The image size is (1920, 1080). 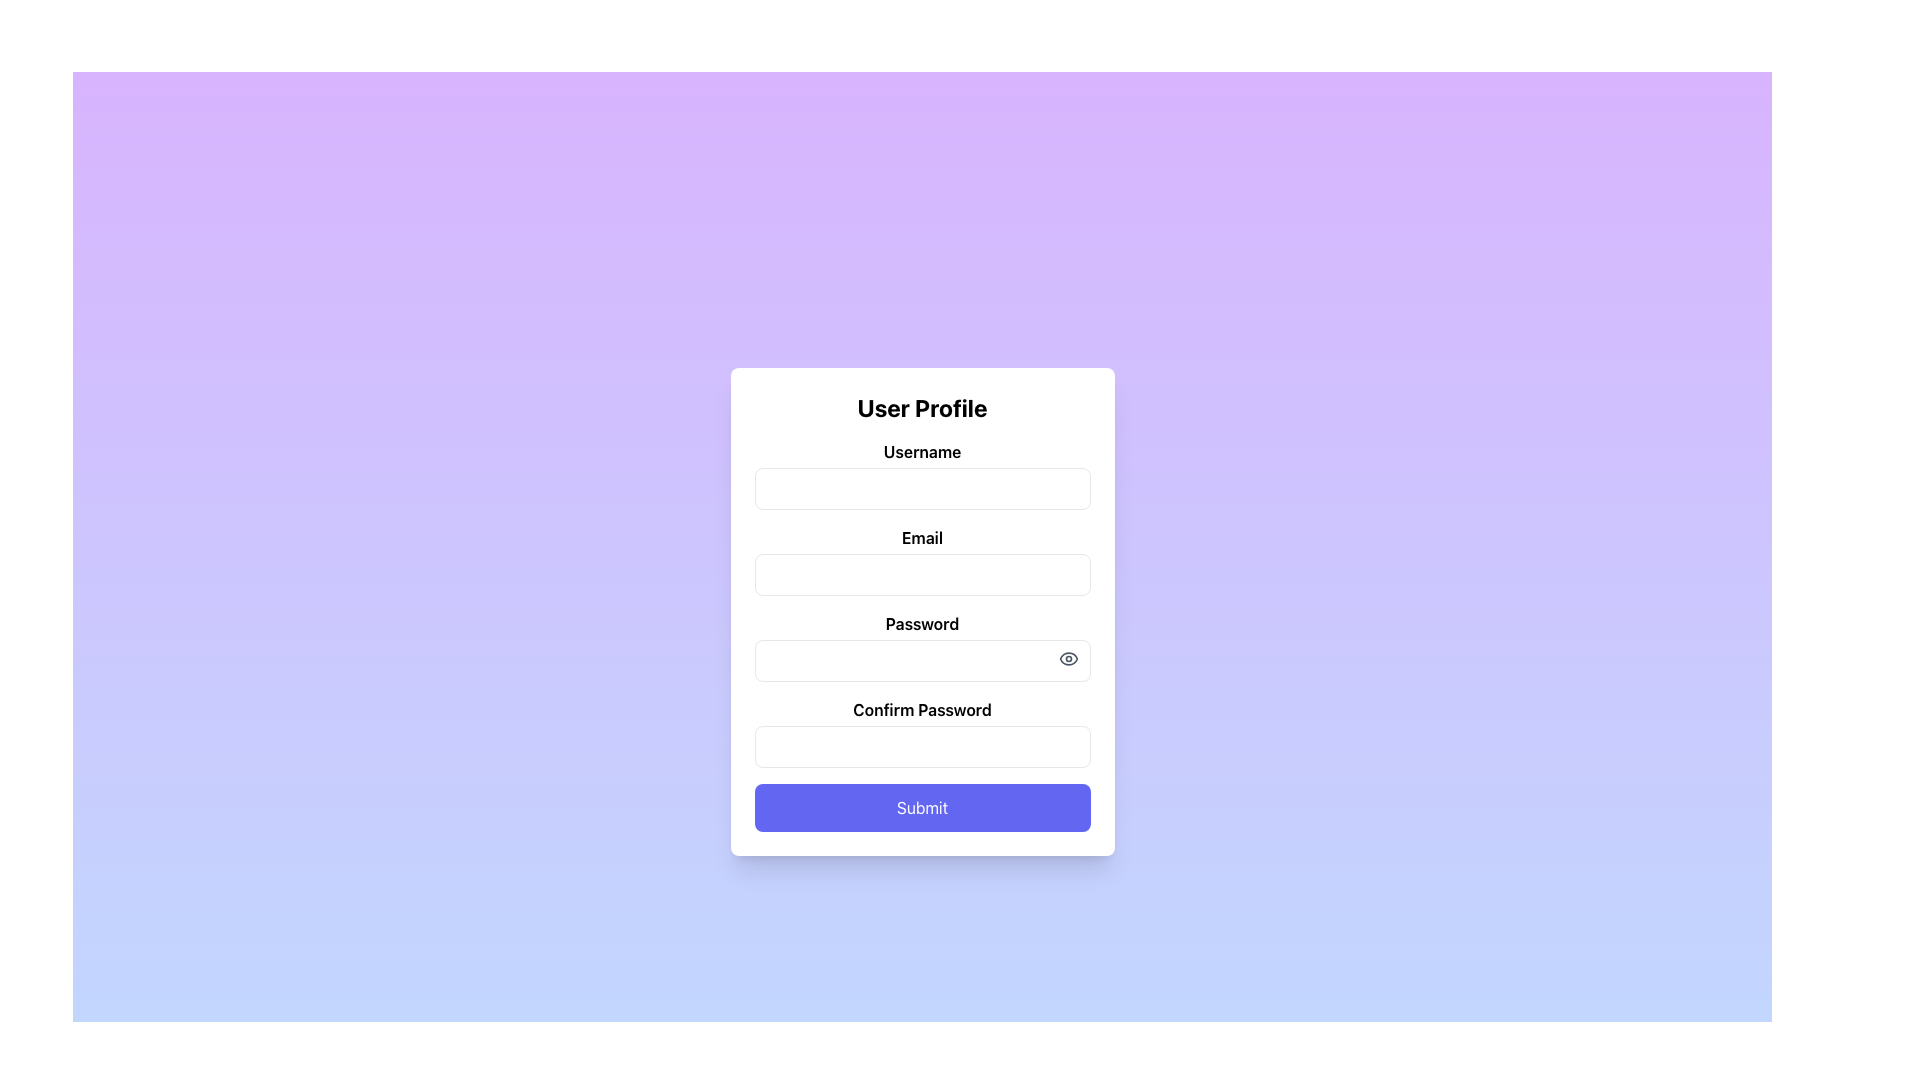 I want to click on the 'Submit' button at the bottom of the 'User Profile' form, so click(x=921, y=806).